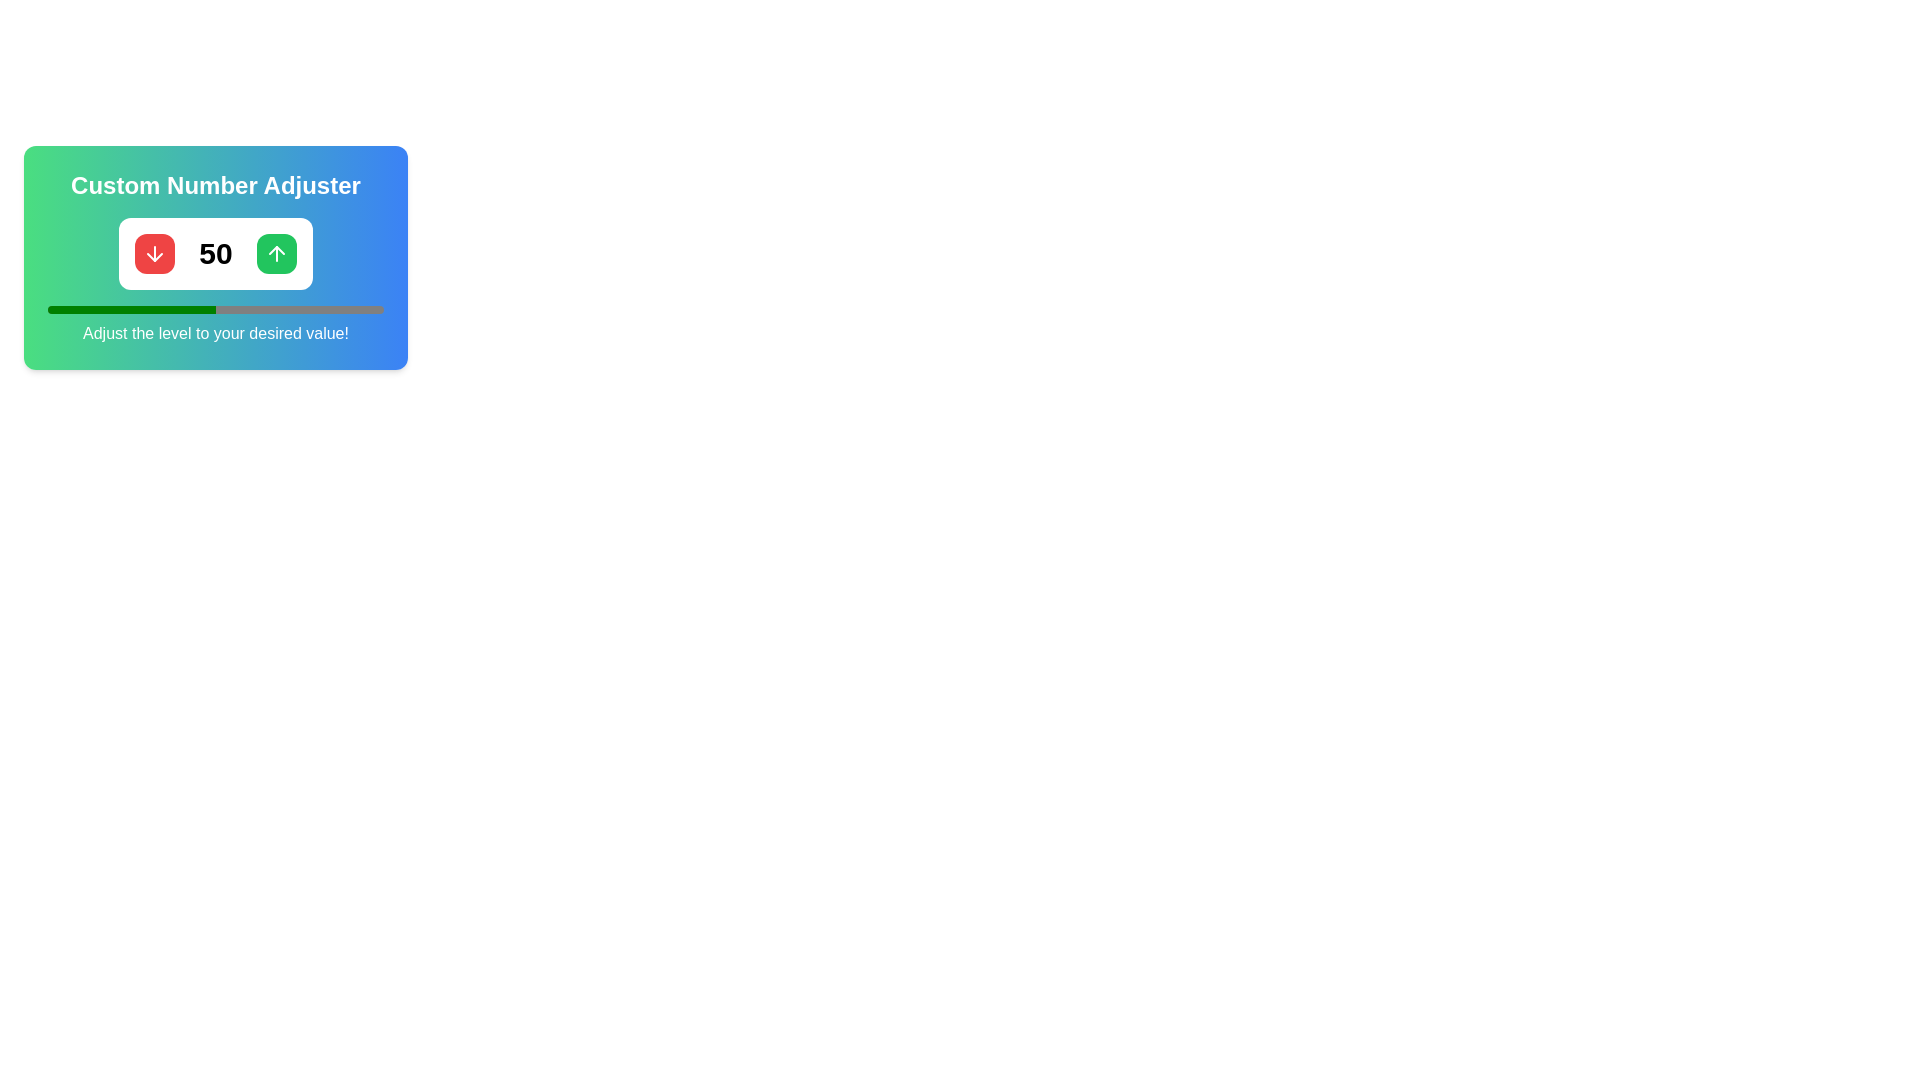 Image resolution: width=1920 pixels, height=1080 pixels. What do you see at coordinates (90, 309) in the screenshot?
I see `the slider value` at bounding box center [90, 309].